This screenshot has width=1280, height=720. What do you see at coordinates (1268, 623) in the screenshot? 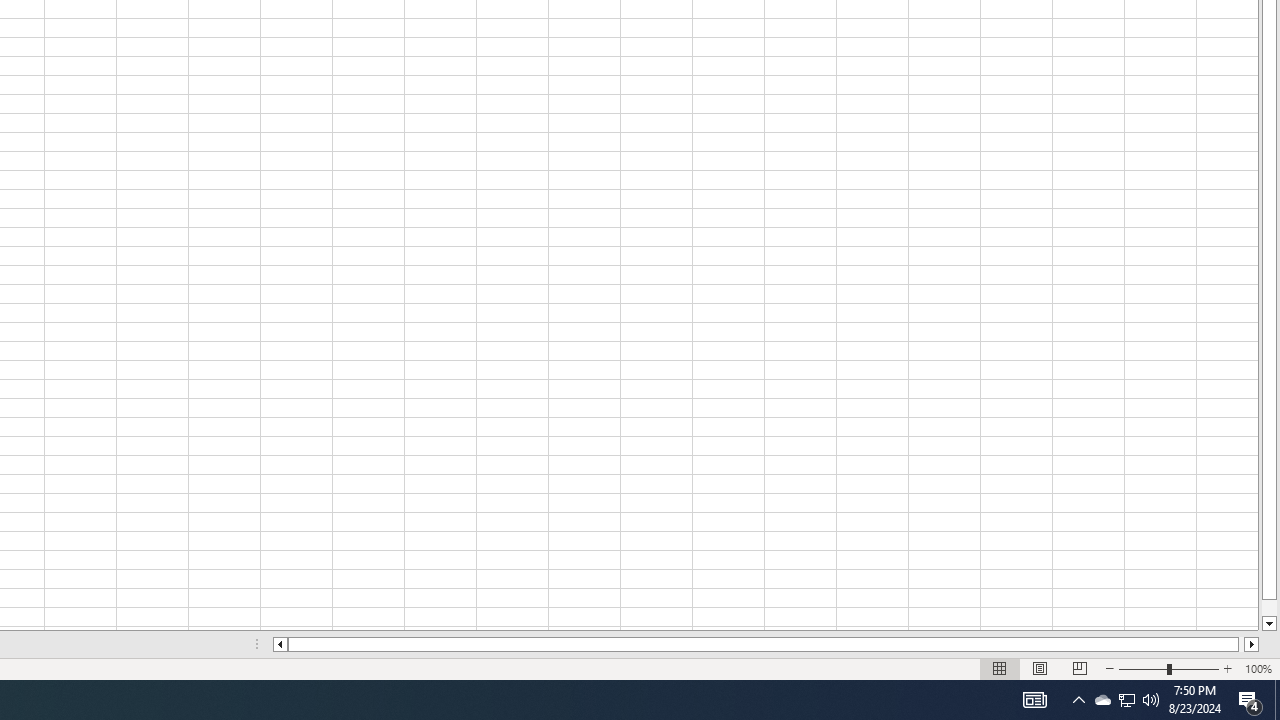
I see `'Line down'` at bounding box center [1268, 623].